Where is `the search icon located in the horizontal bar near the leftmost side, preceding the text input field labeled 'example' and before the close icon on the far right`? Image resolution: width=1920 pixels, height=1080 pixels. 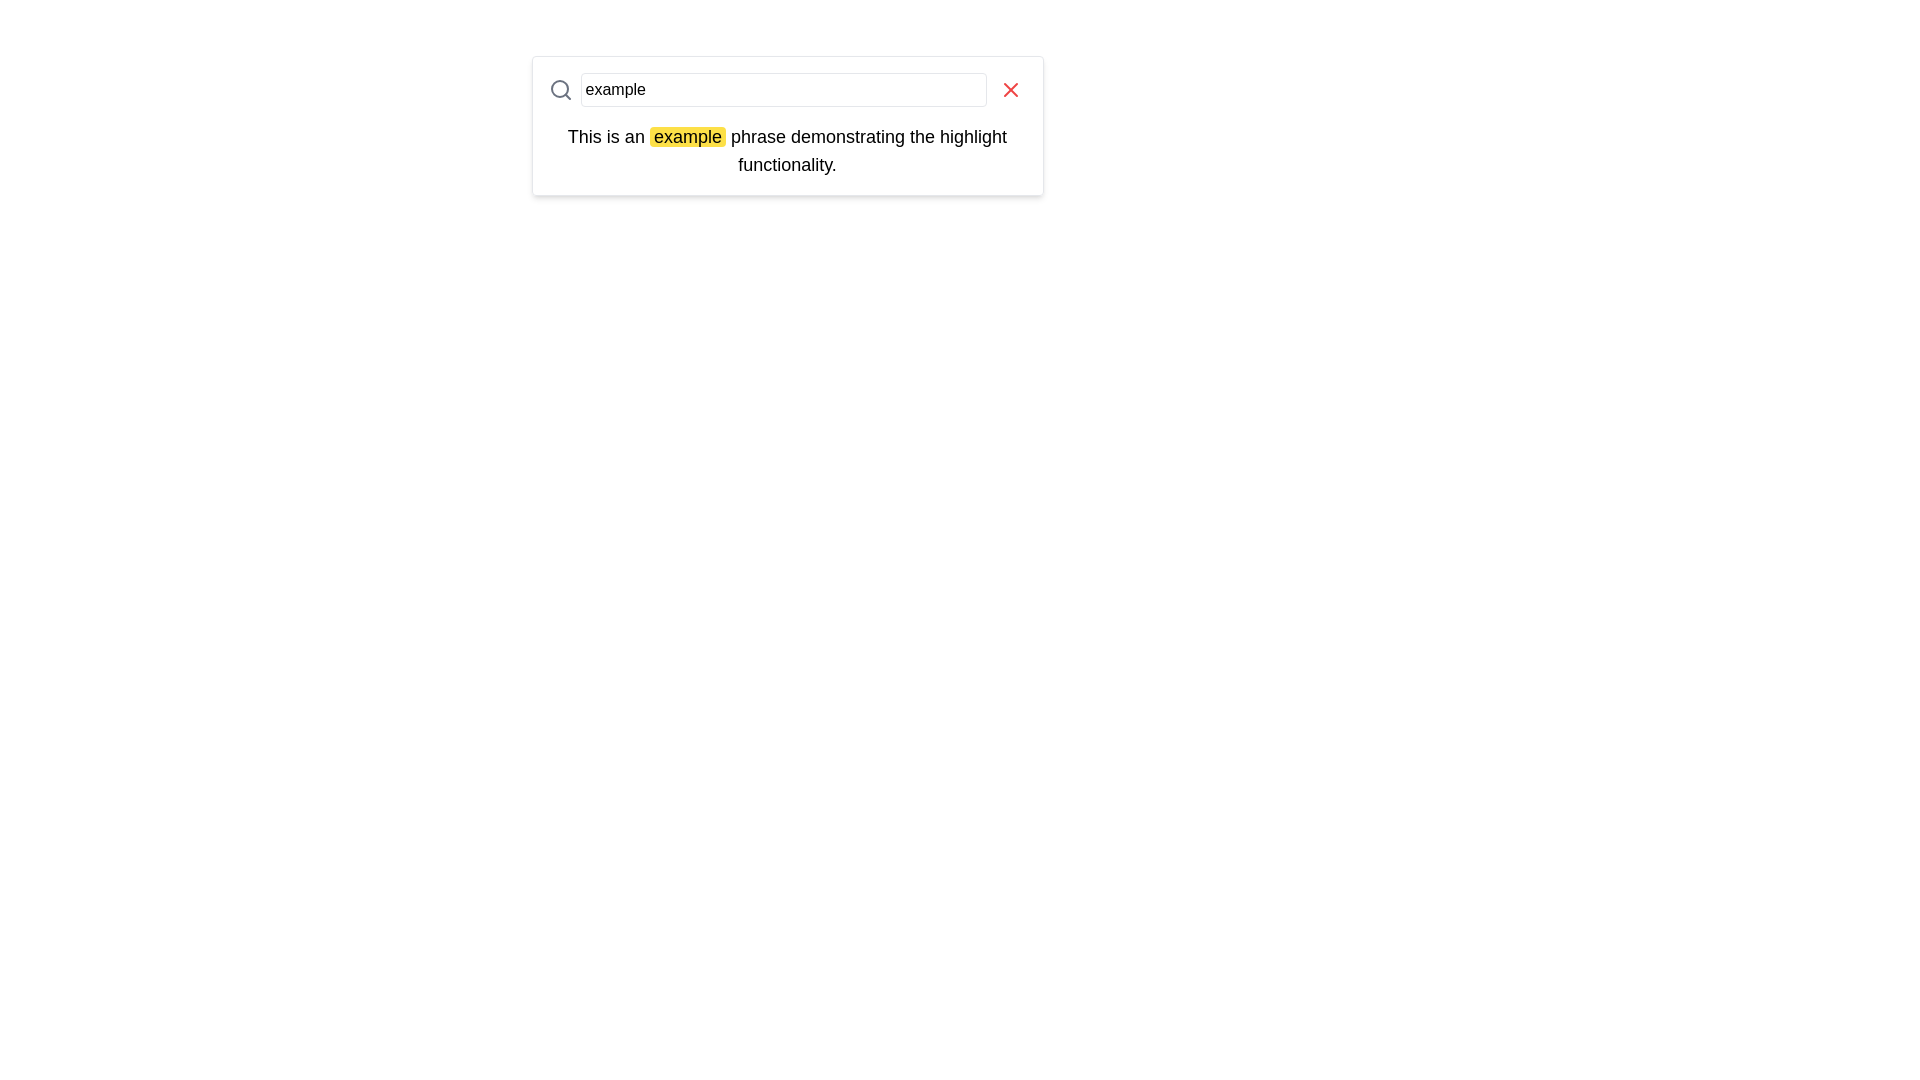
the search icon located in the horizontal bar near the leftmost side, preceding the text input field labeled 'example' and before the close icon on the far right is located at coordinates (560, 88).